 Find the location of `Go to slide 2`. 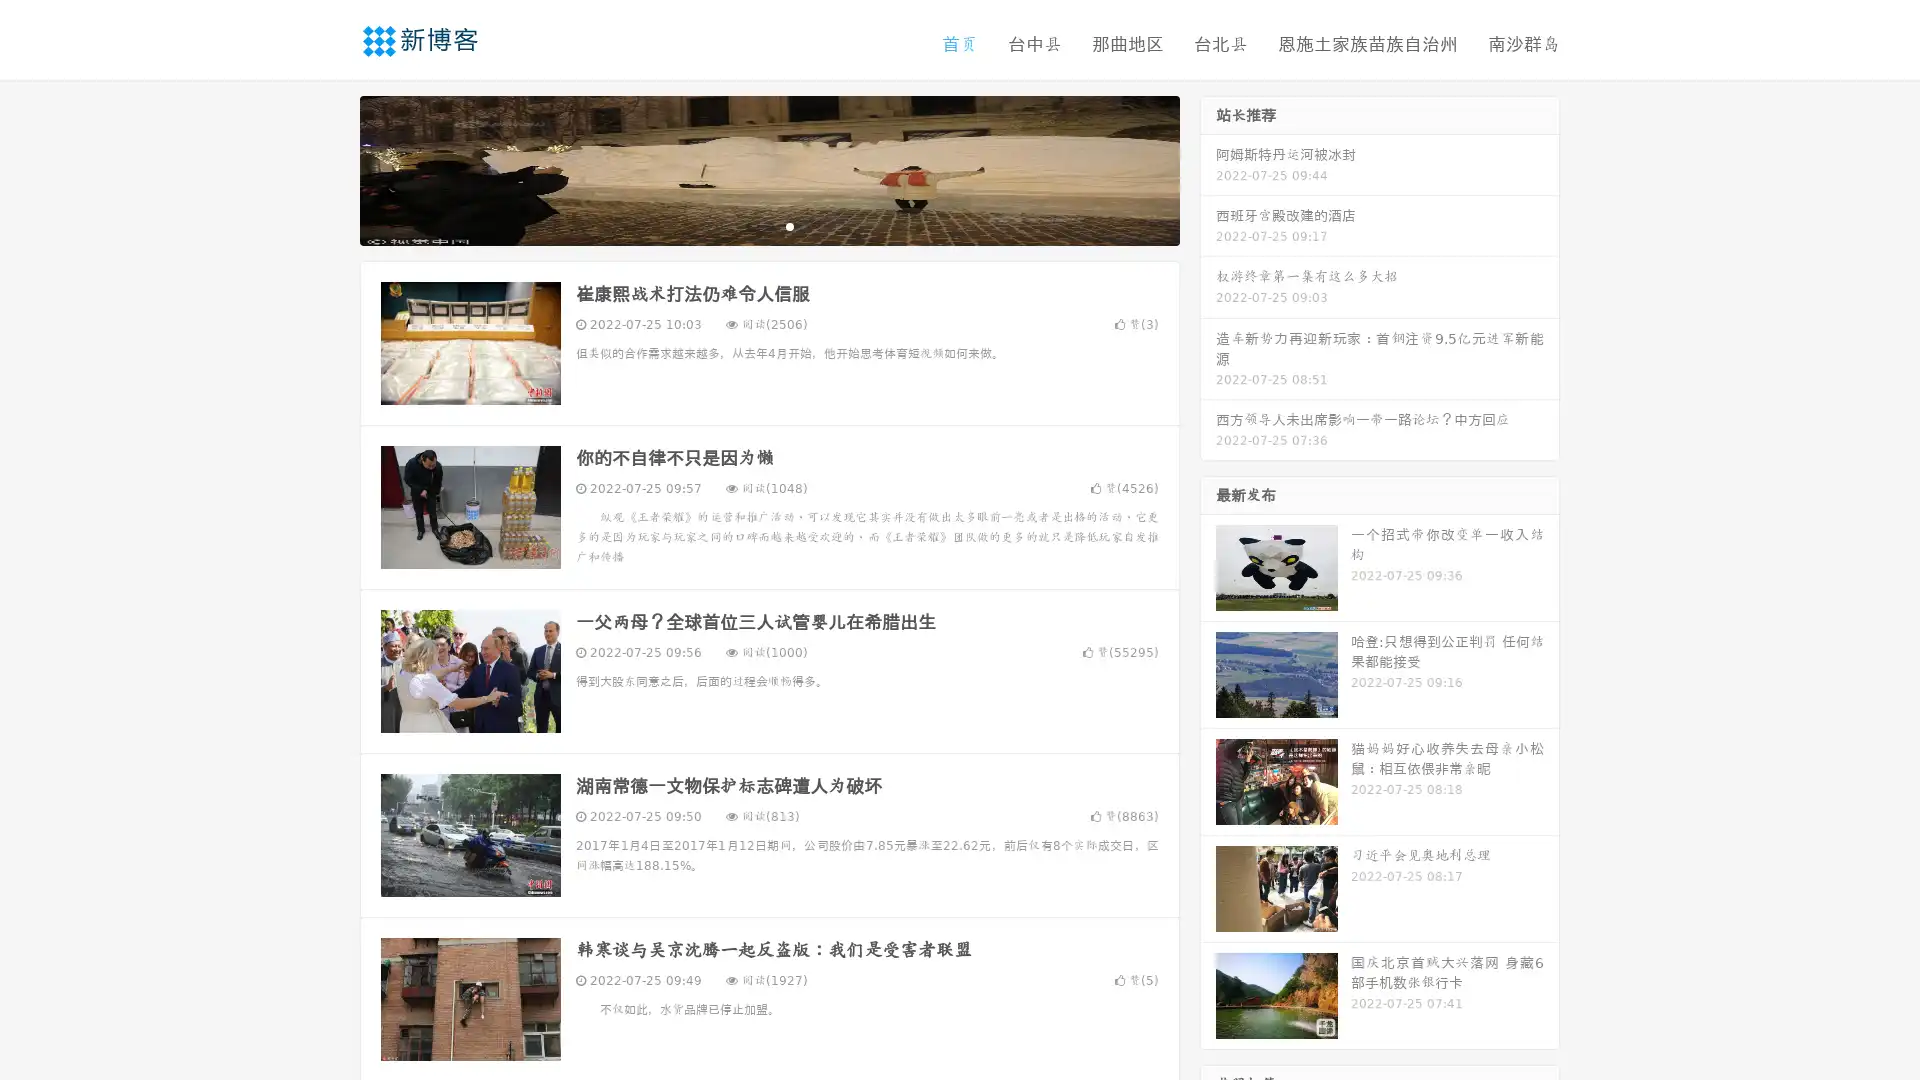

Go to slide 2 is located at coordinates (768, 225).